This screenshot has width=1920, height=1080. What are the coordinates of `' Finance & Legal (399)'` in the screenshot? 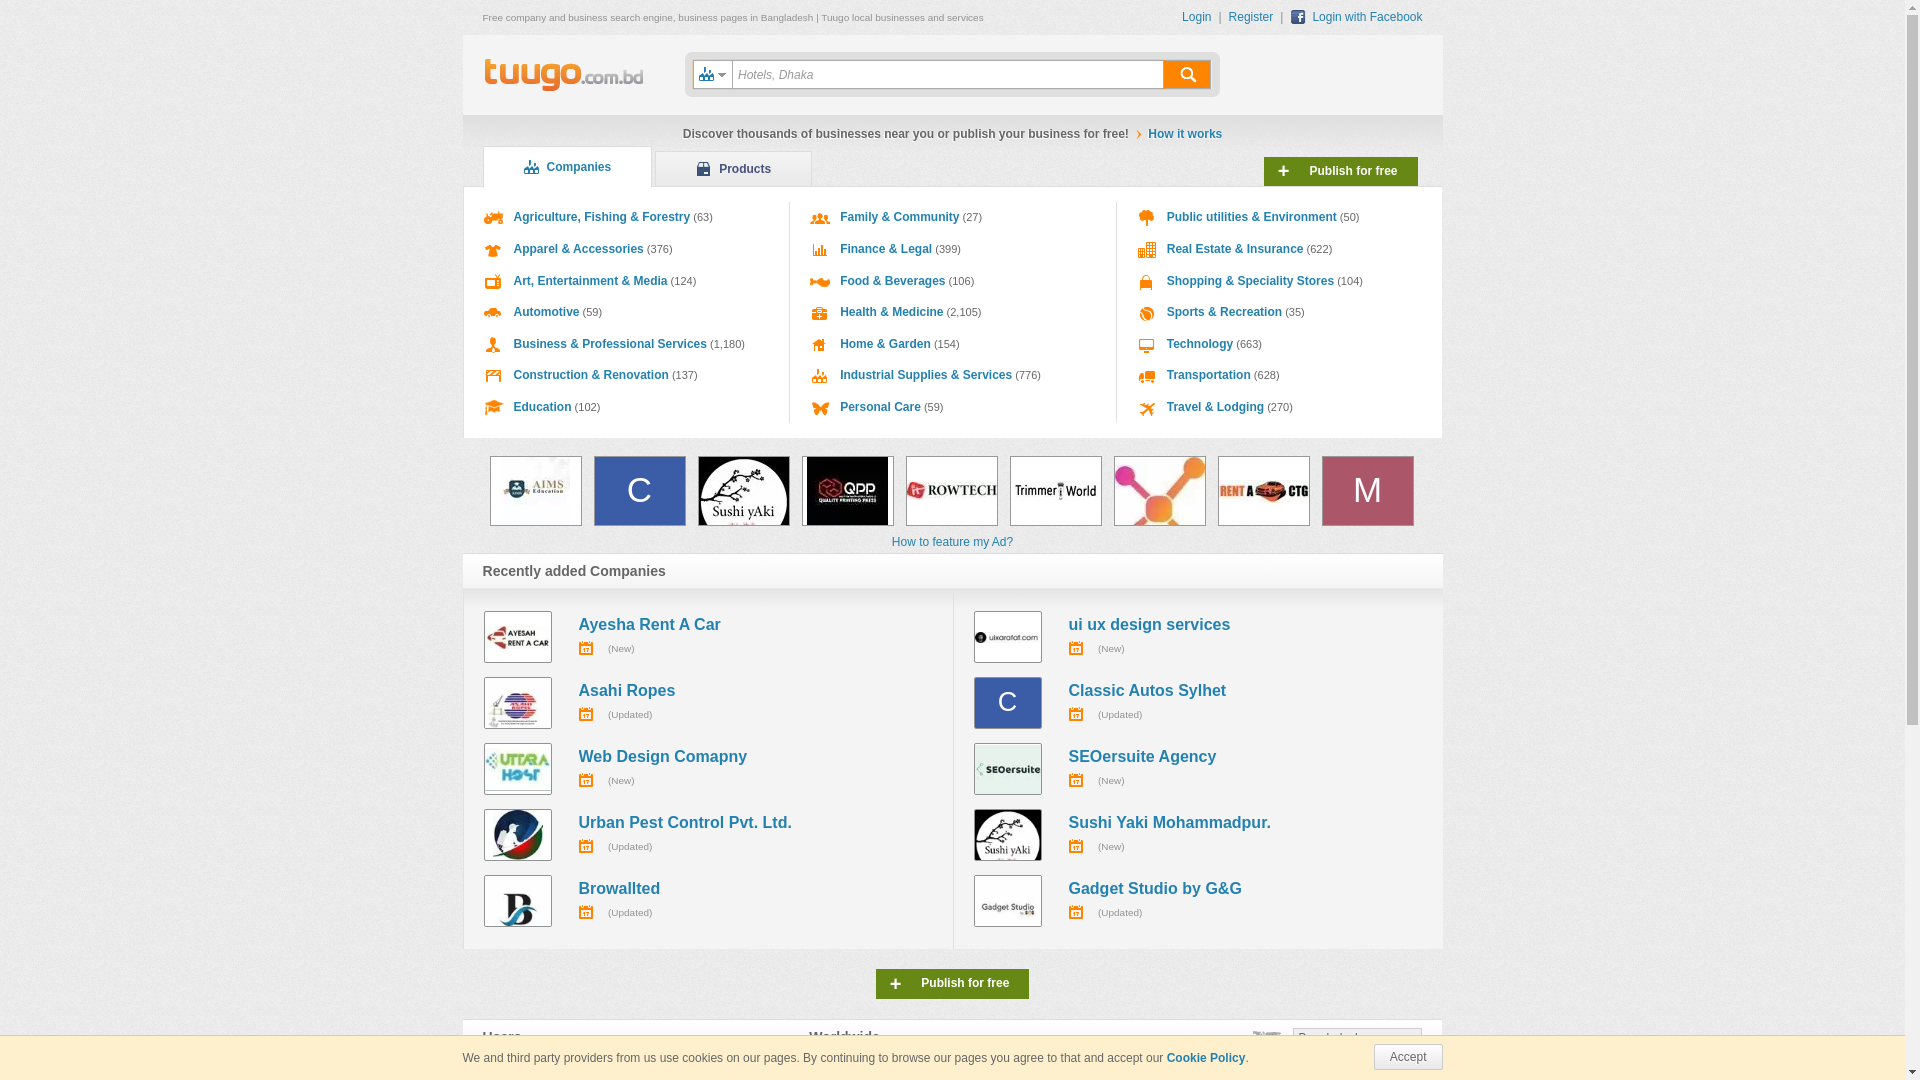 It's located at (952, 249).